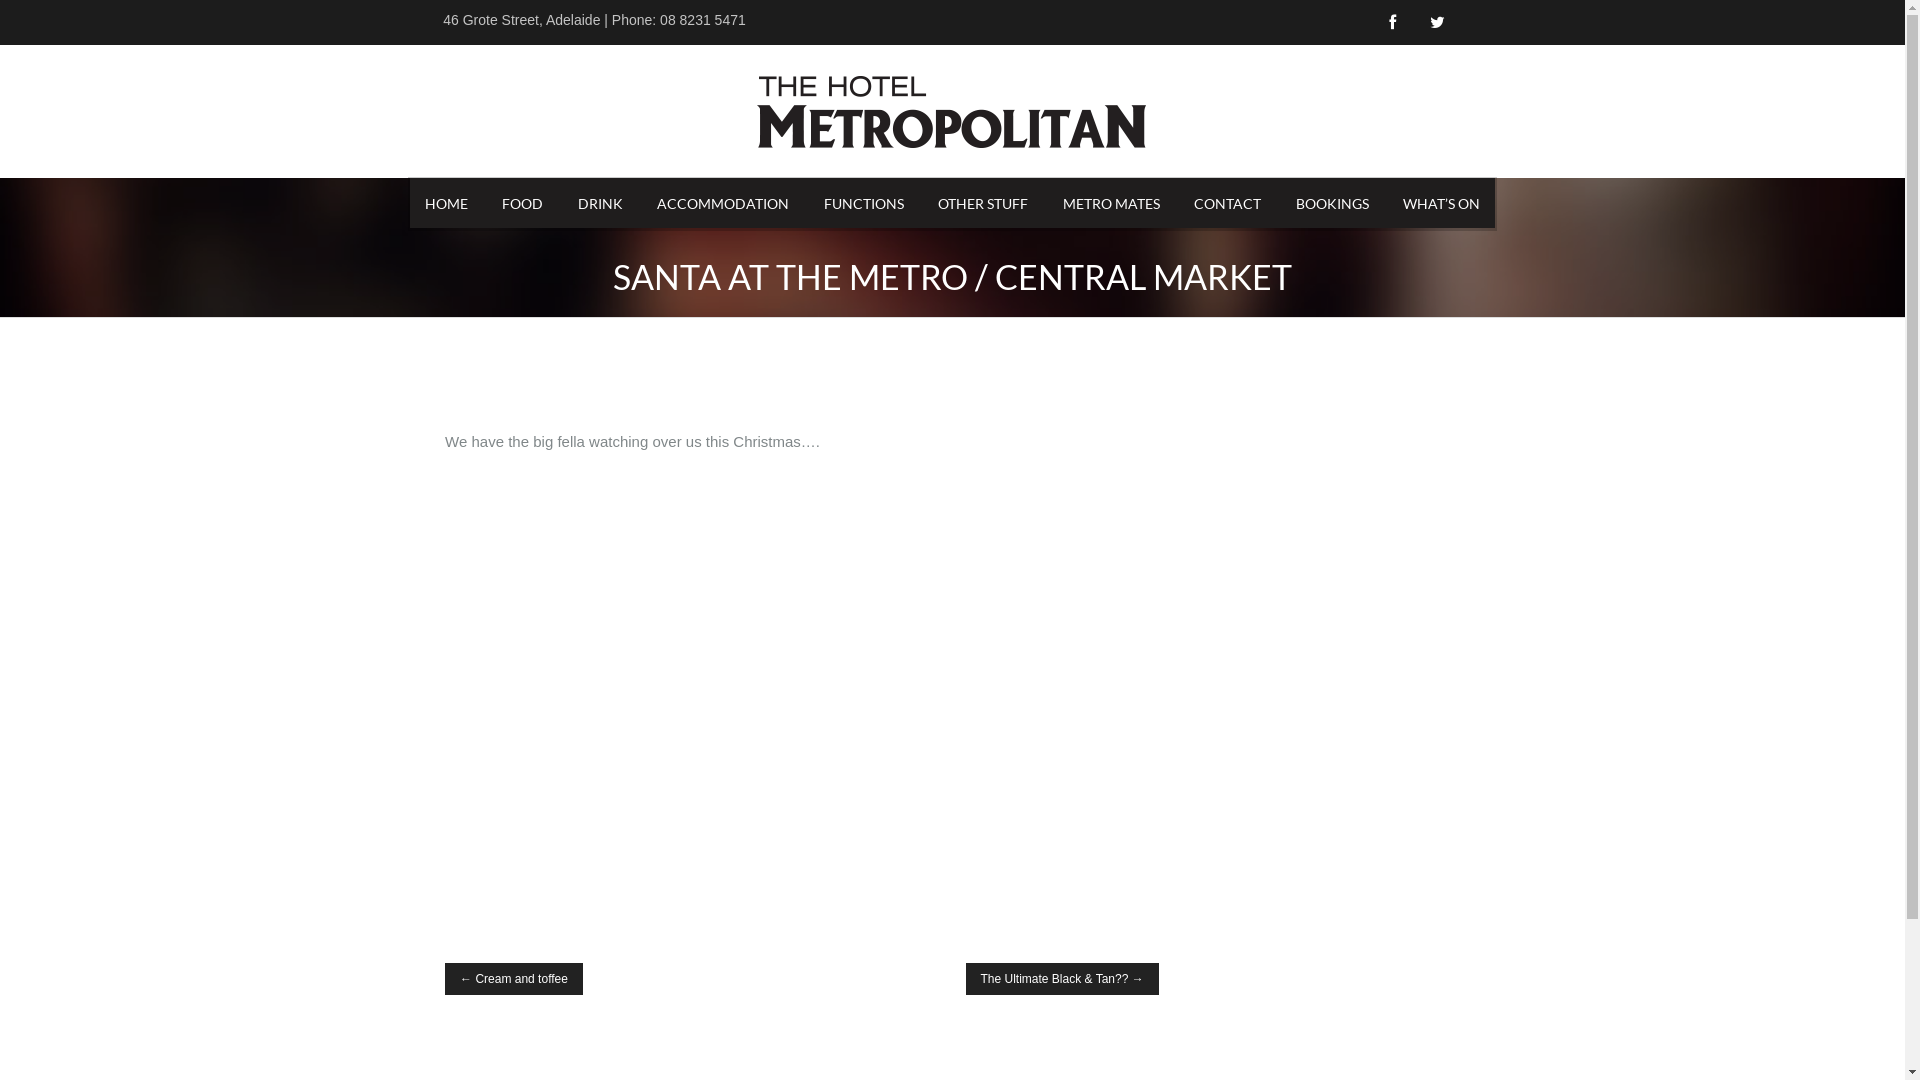 The height and width of the screenshot is (1080, 1920). Describe the element at coordinates (1046, 203) in the screenshot. I see `'METRO MATES'` at that location.